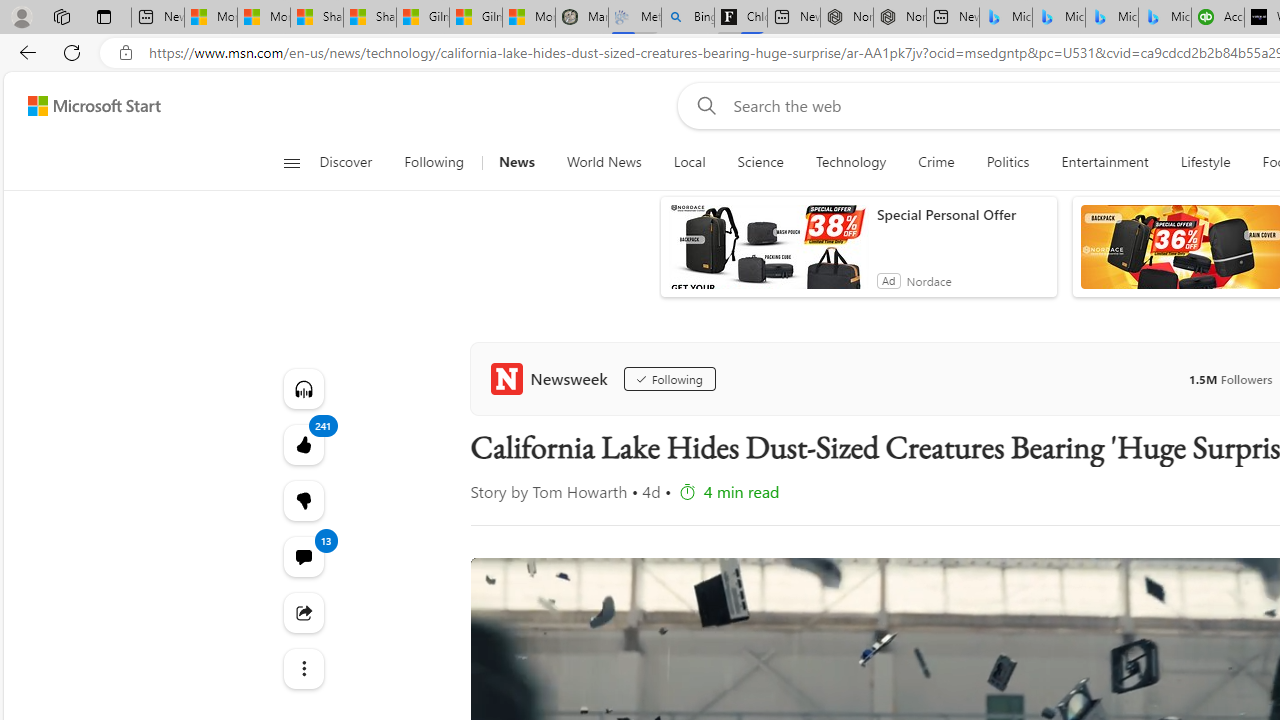 The image size is (1280, 720). What do you see at coordinates (290, 162) in the screenshot?
I see `'Open navigation menu'` at bounding box center [290, 162].